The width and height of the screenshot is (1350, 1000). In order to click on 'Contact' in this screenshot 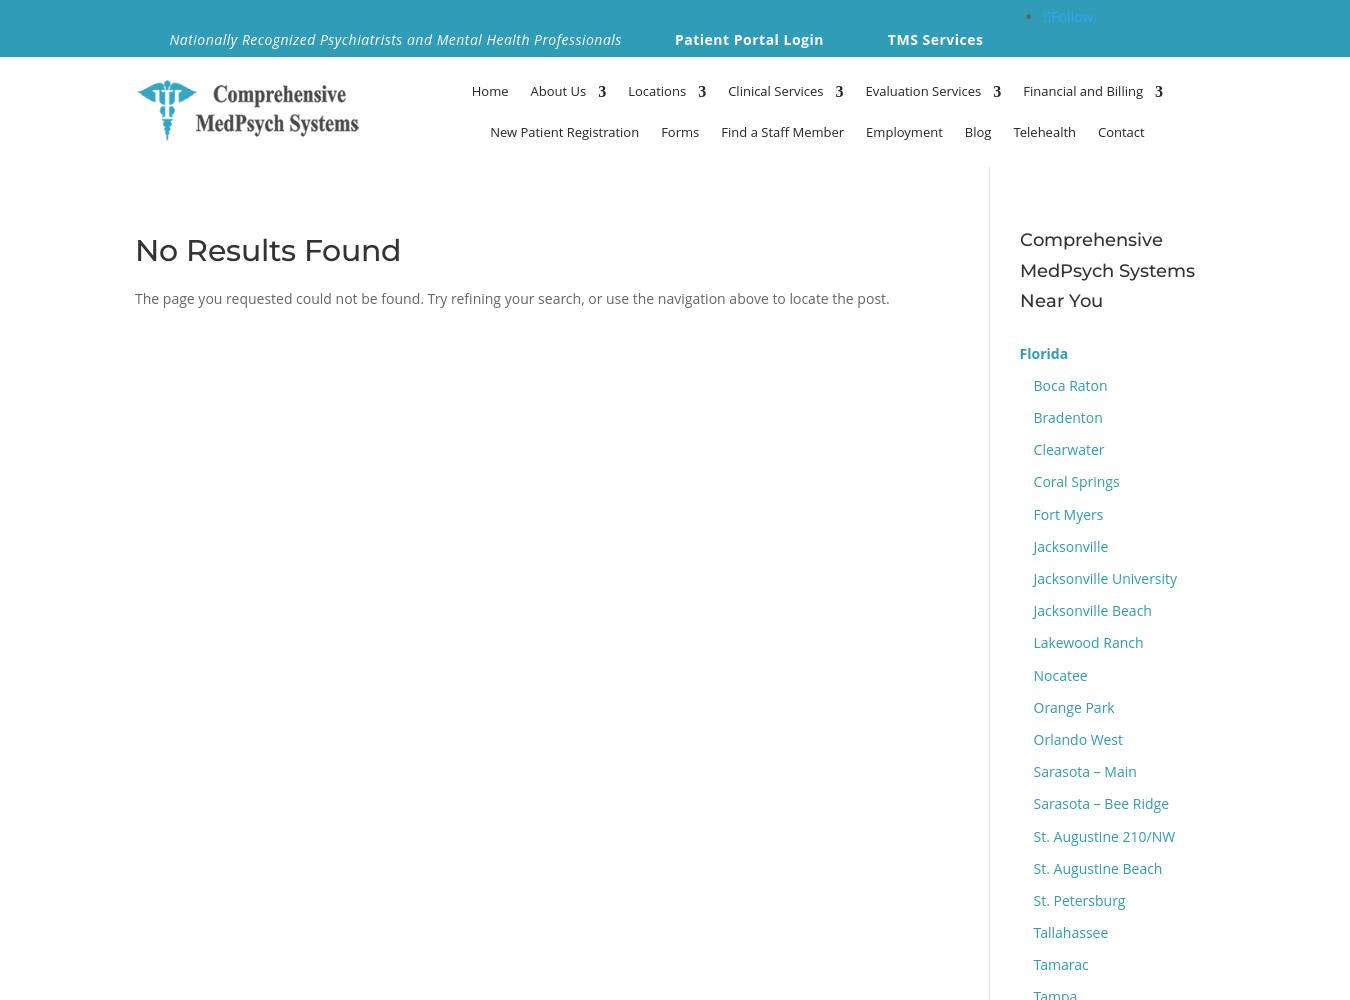, I will do `click(1097, 131)`.